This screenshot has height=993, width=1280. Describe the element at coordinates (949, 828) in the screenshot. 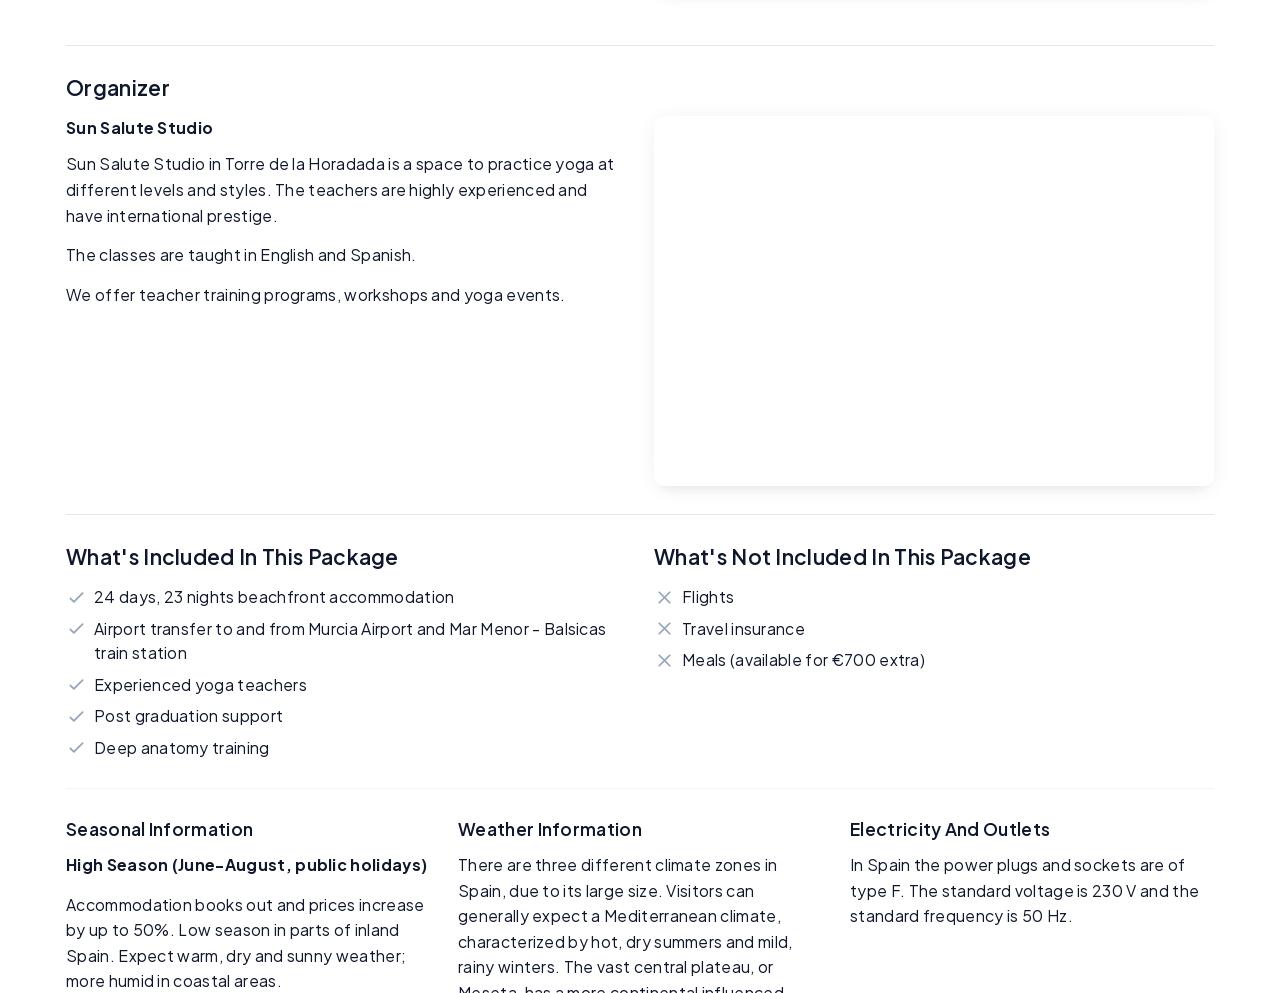

I see `'Electricity and outlets'` at that location.